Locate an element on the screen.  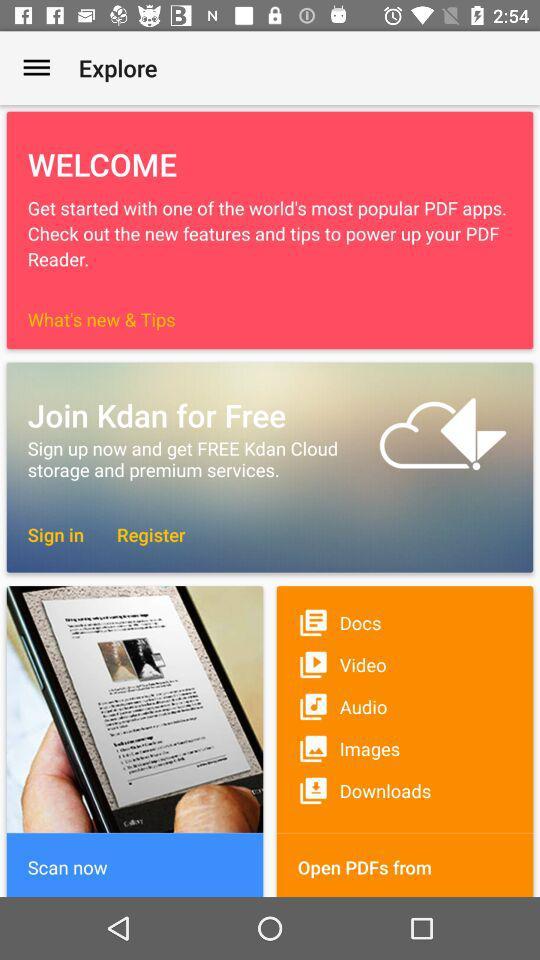
images is located at coordinates (405, 747).